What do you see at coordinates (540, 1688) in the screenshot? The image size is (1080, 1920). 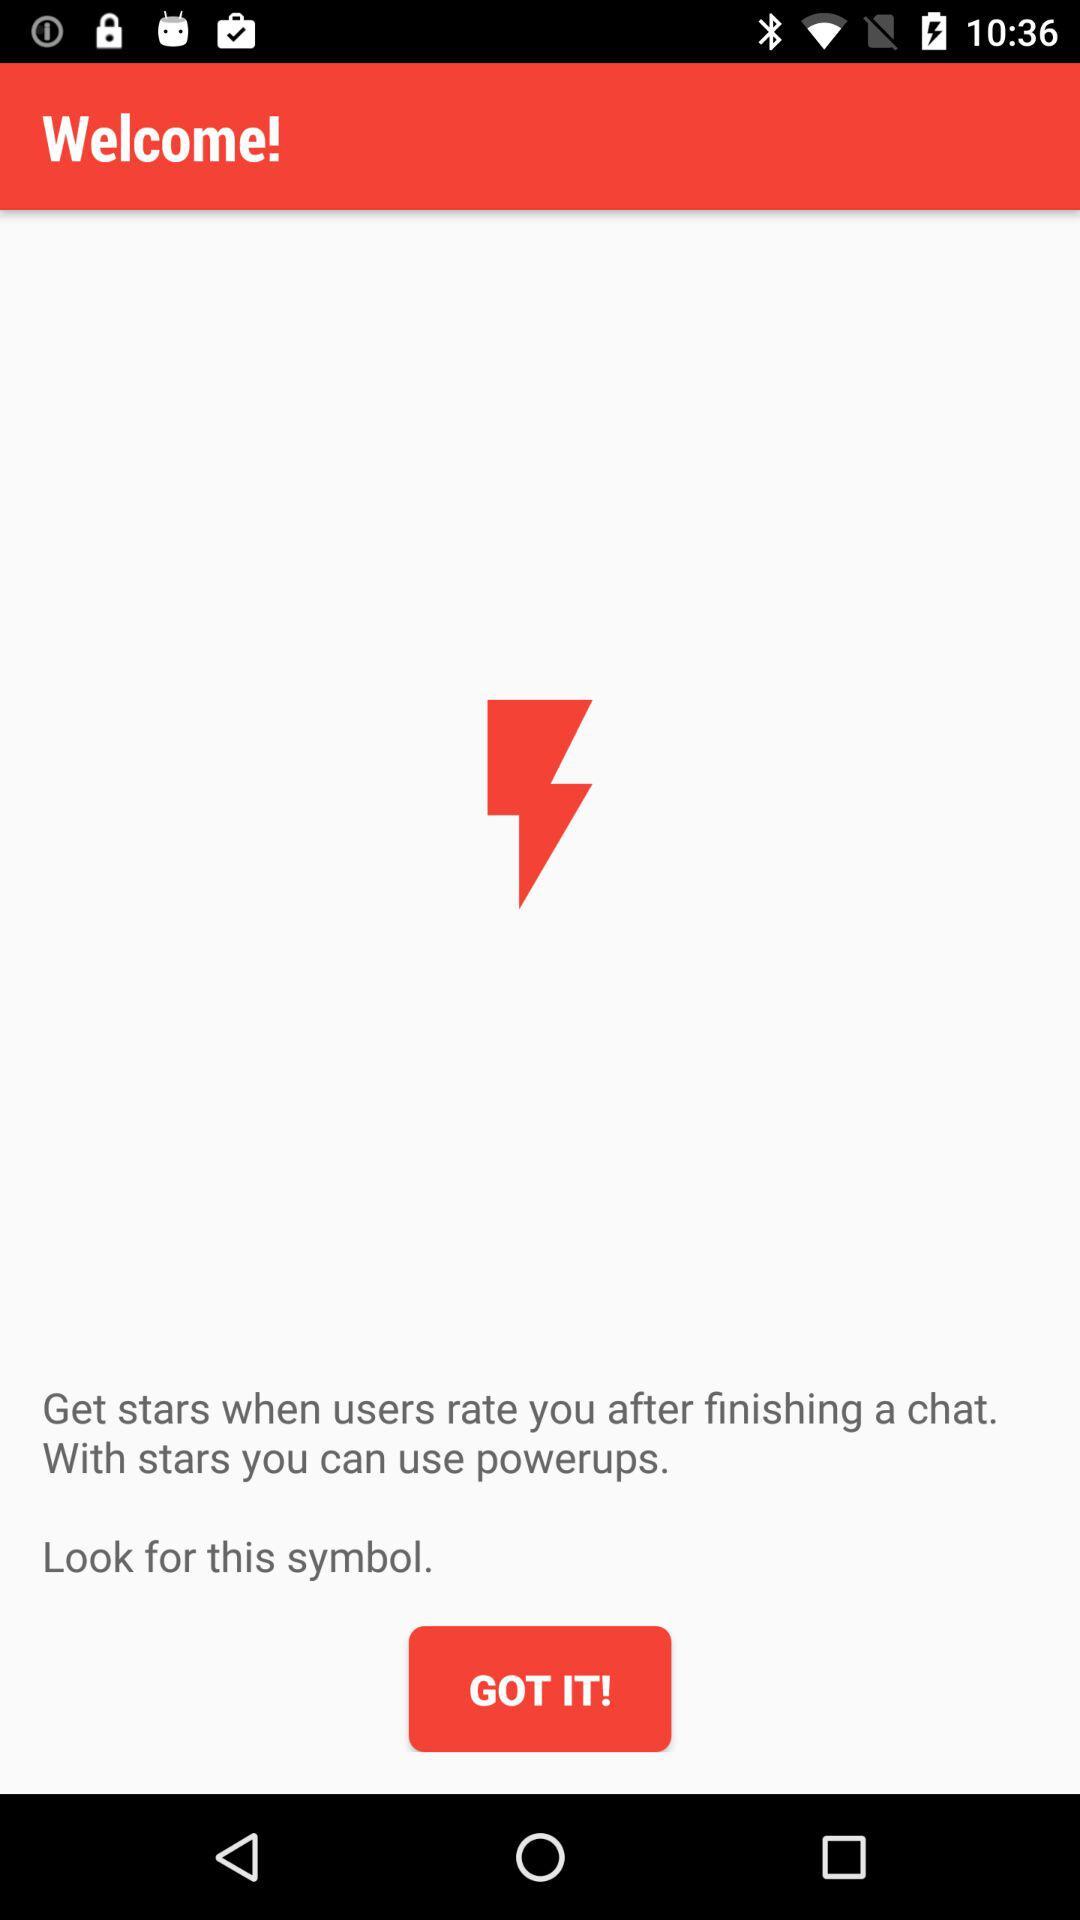 I see `got it! icon` at bounding box center [540, 1688].